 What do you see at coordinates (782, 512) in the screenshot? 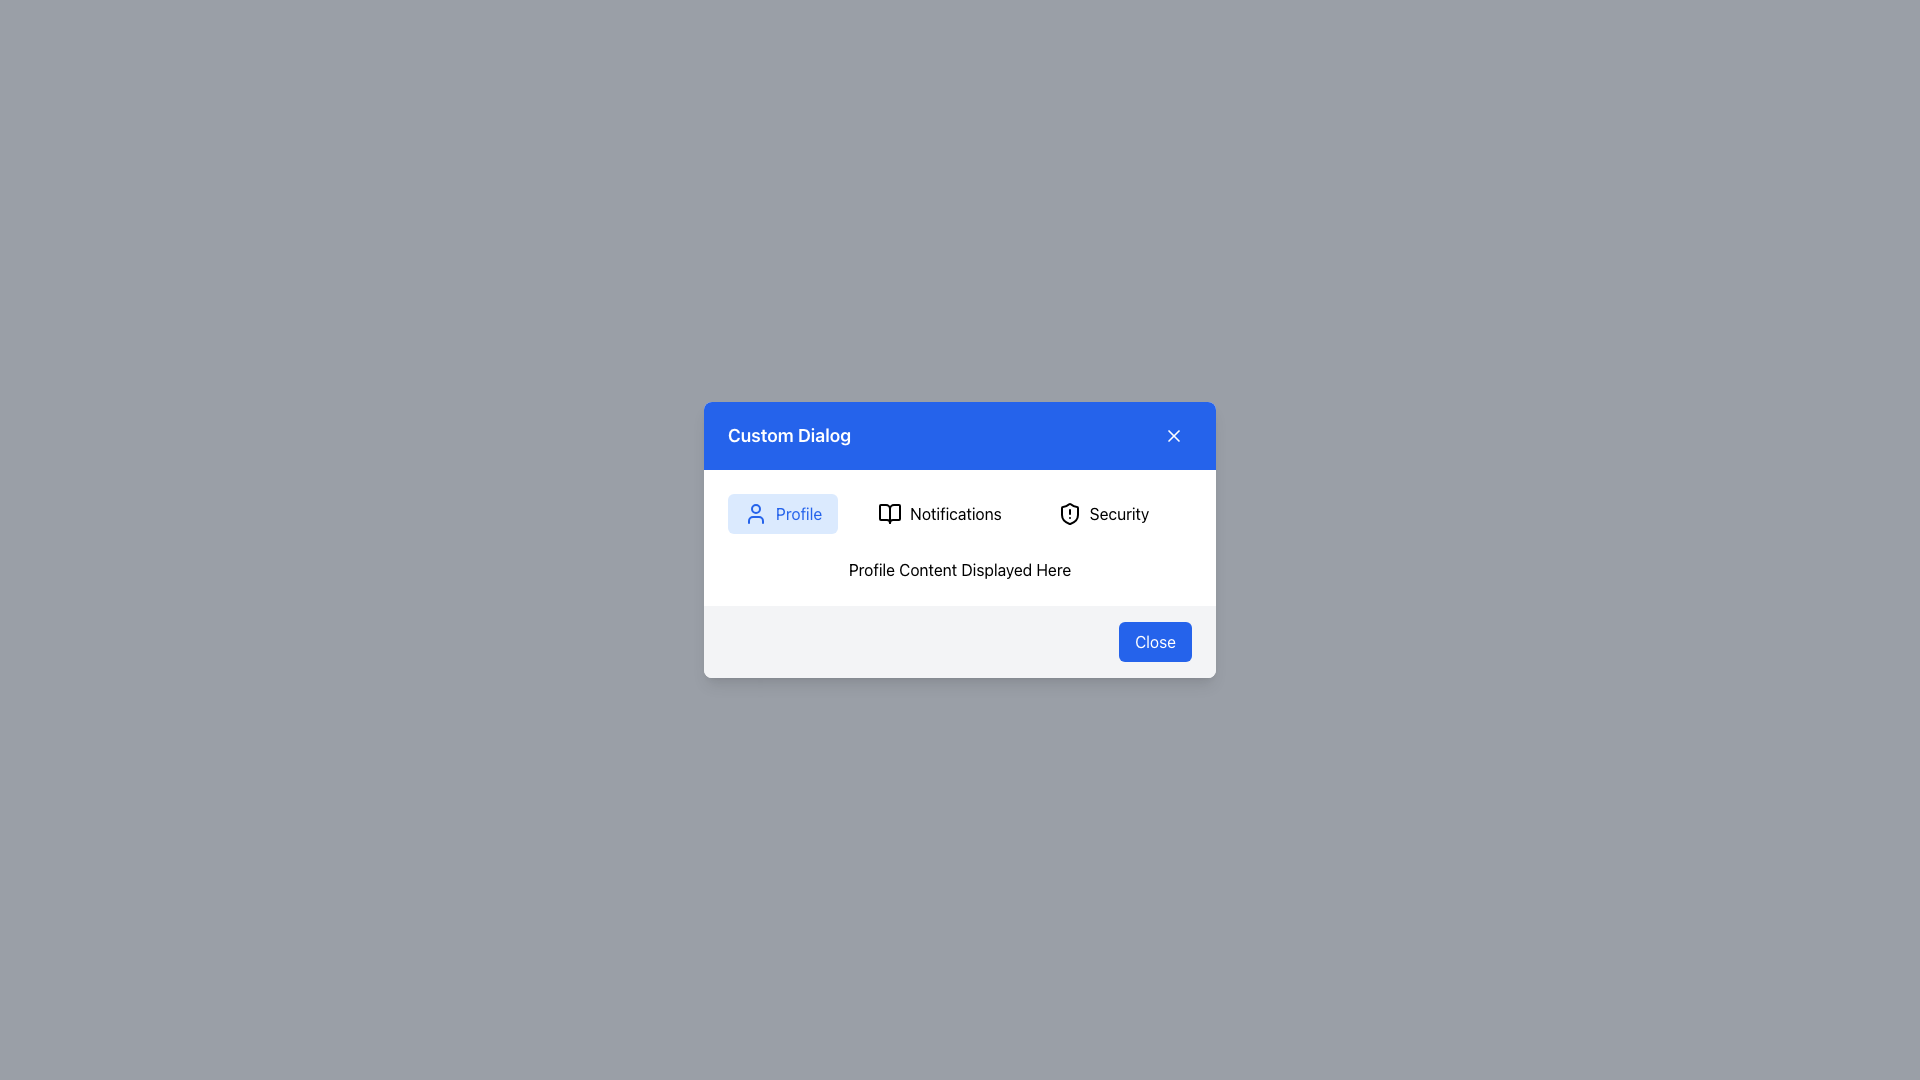
I see `the 'Profile' button, which has a blue icon resembling a user and is the first button in a horizontal sequence` at bounding box center [782, 512].